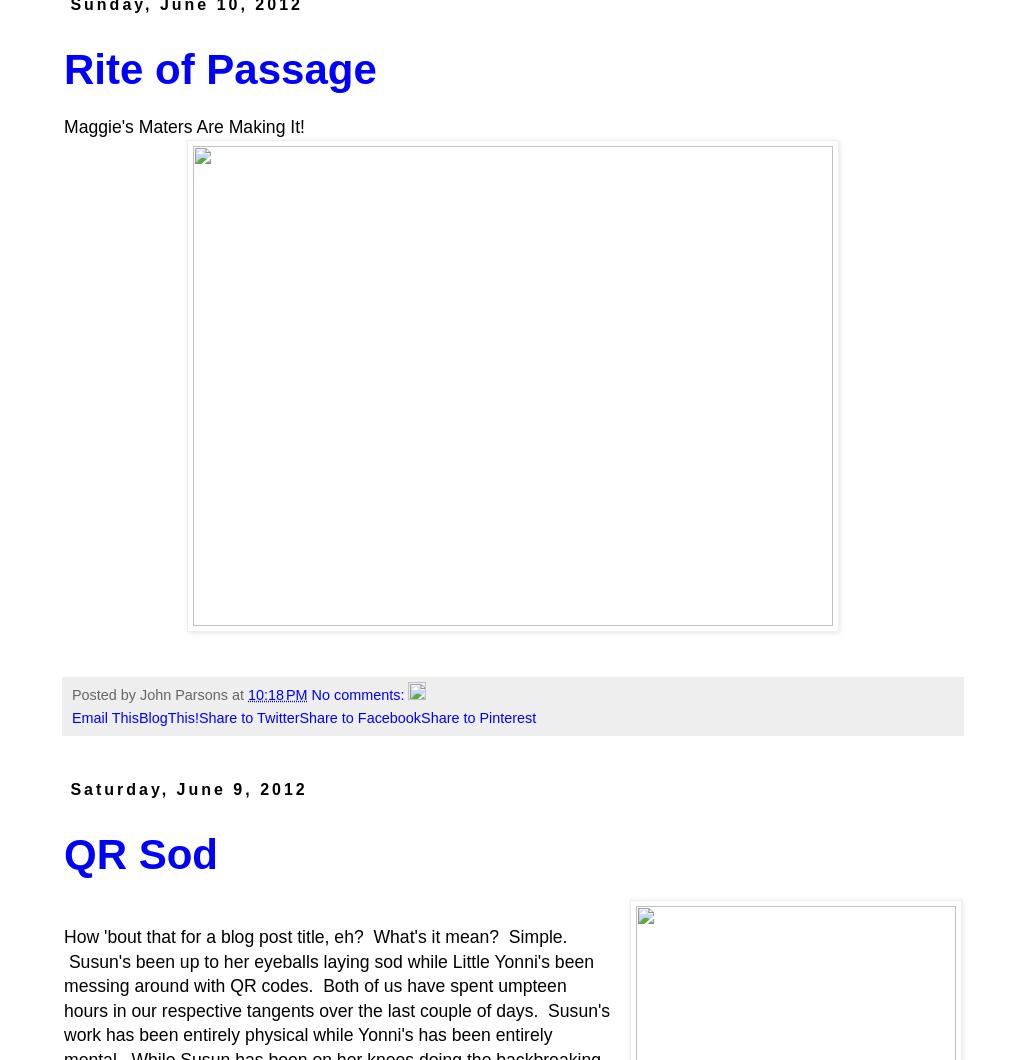  What do you see at coordinates (183, 694) in the screenshot?
I see `'John Parsons'` at bounding box center [183, 694].